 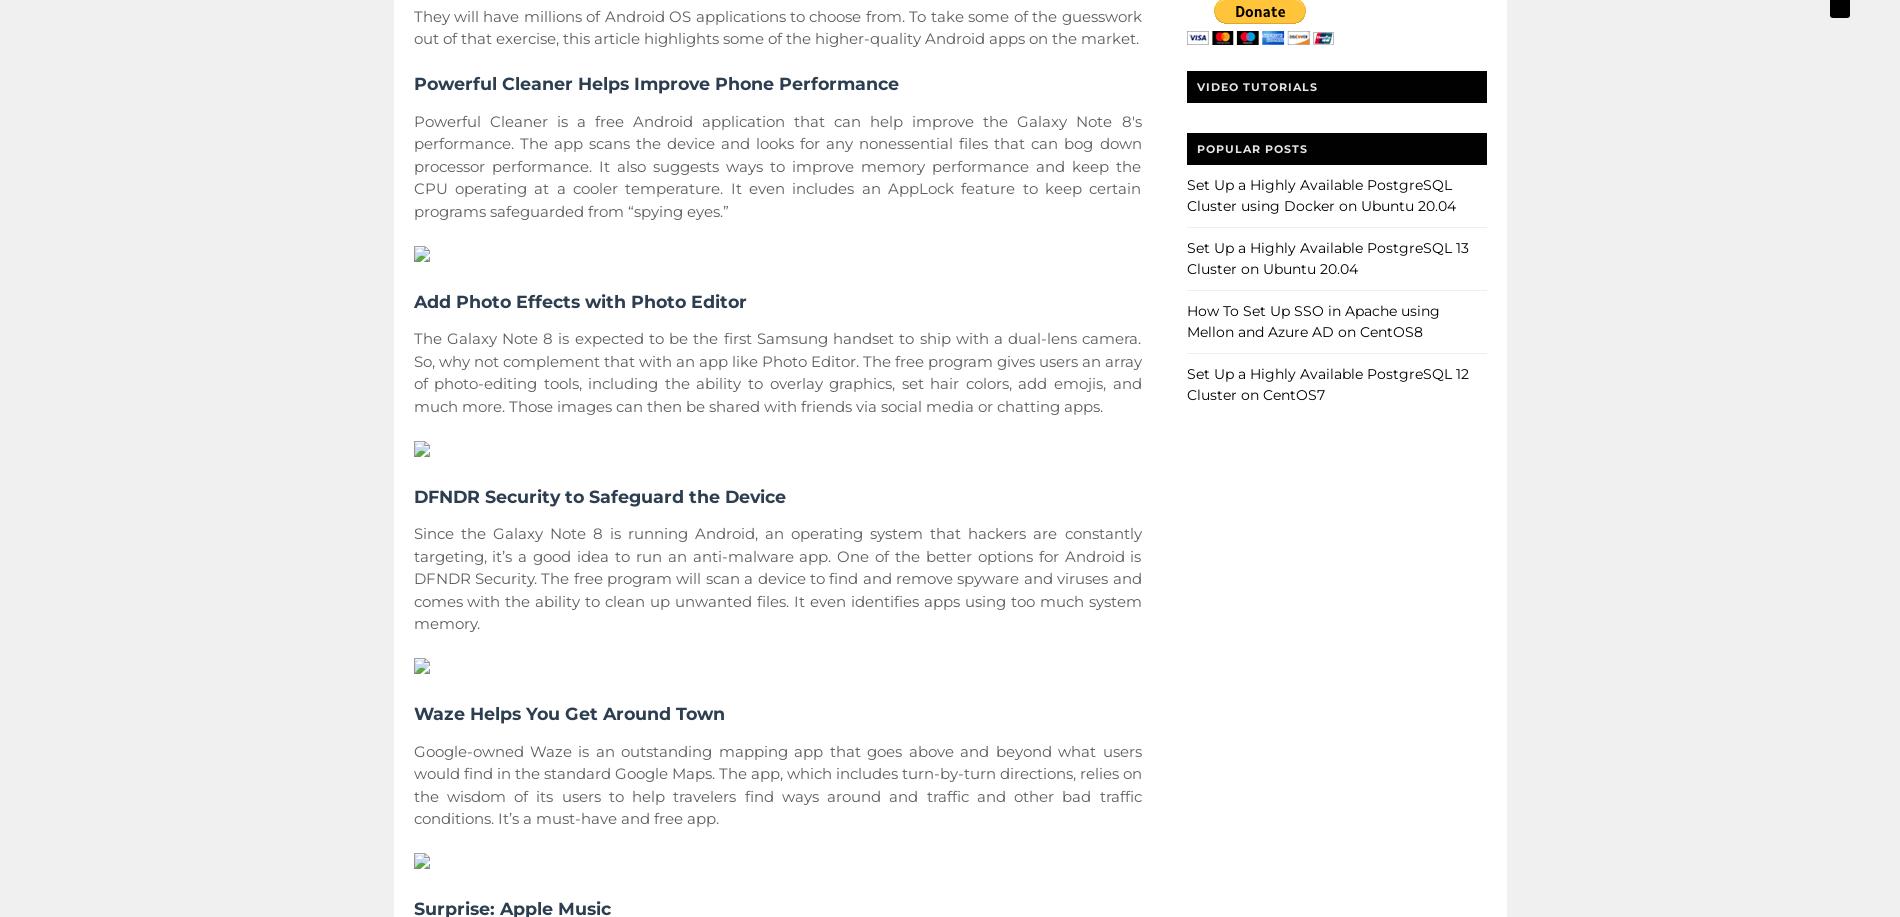 What do you see at coordinates (1325, 257) in the screenshot?
I see `'Set Up a Highly Available PostgreSQL 13 Cluster on Ubuntu 20.04'` at bounding box center [1325, 257].